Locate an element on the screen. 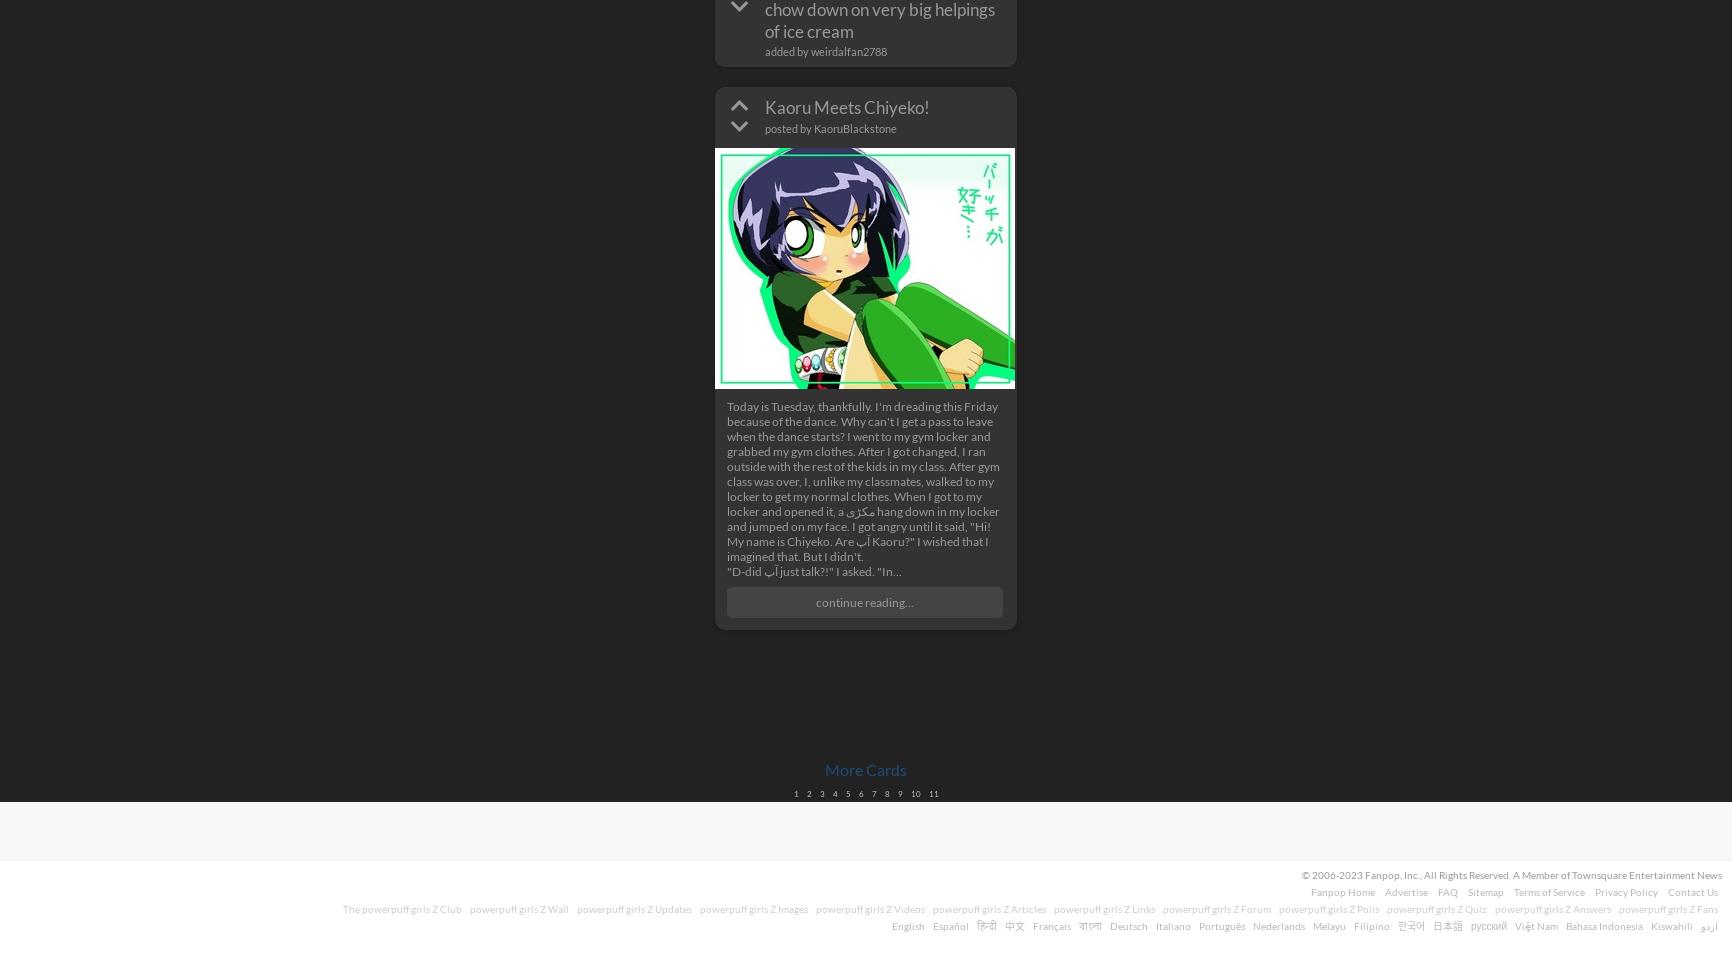 The image size is (1732, 961). '2' is located at coordinates (807, 792).